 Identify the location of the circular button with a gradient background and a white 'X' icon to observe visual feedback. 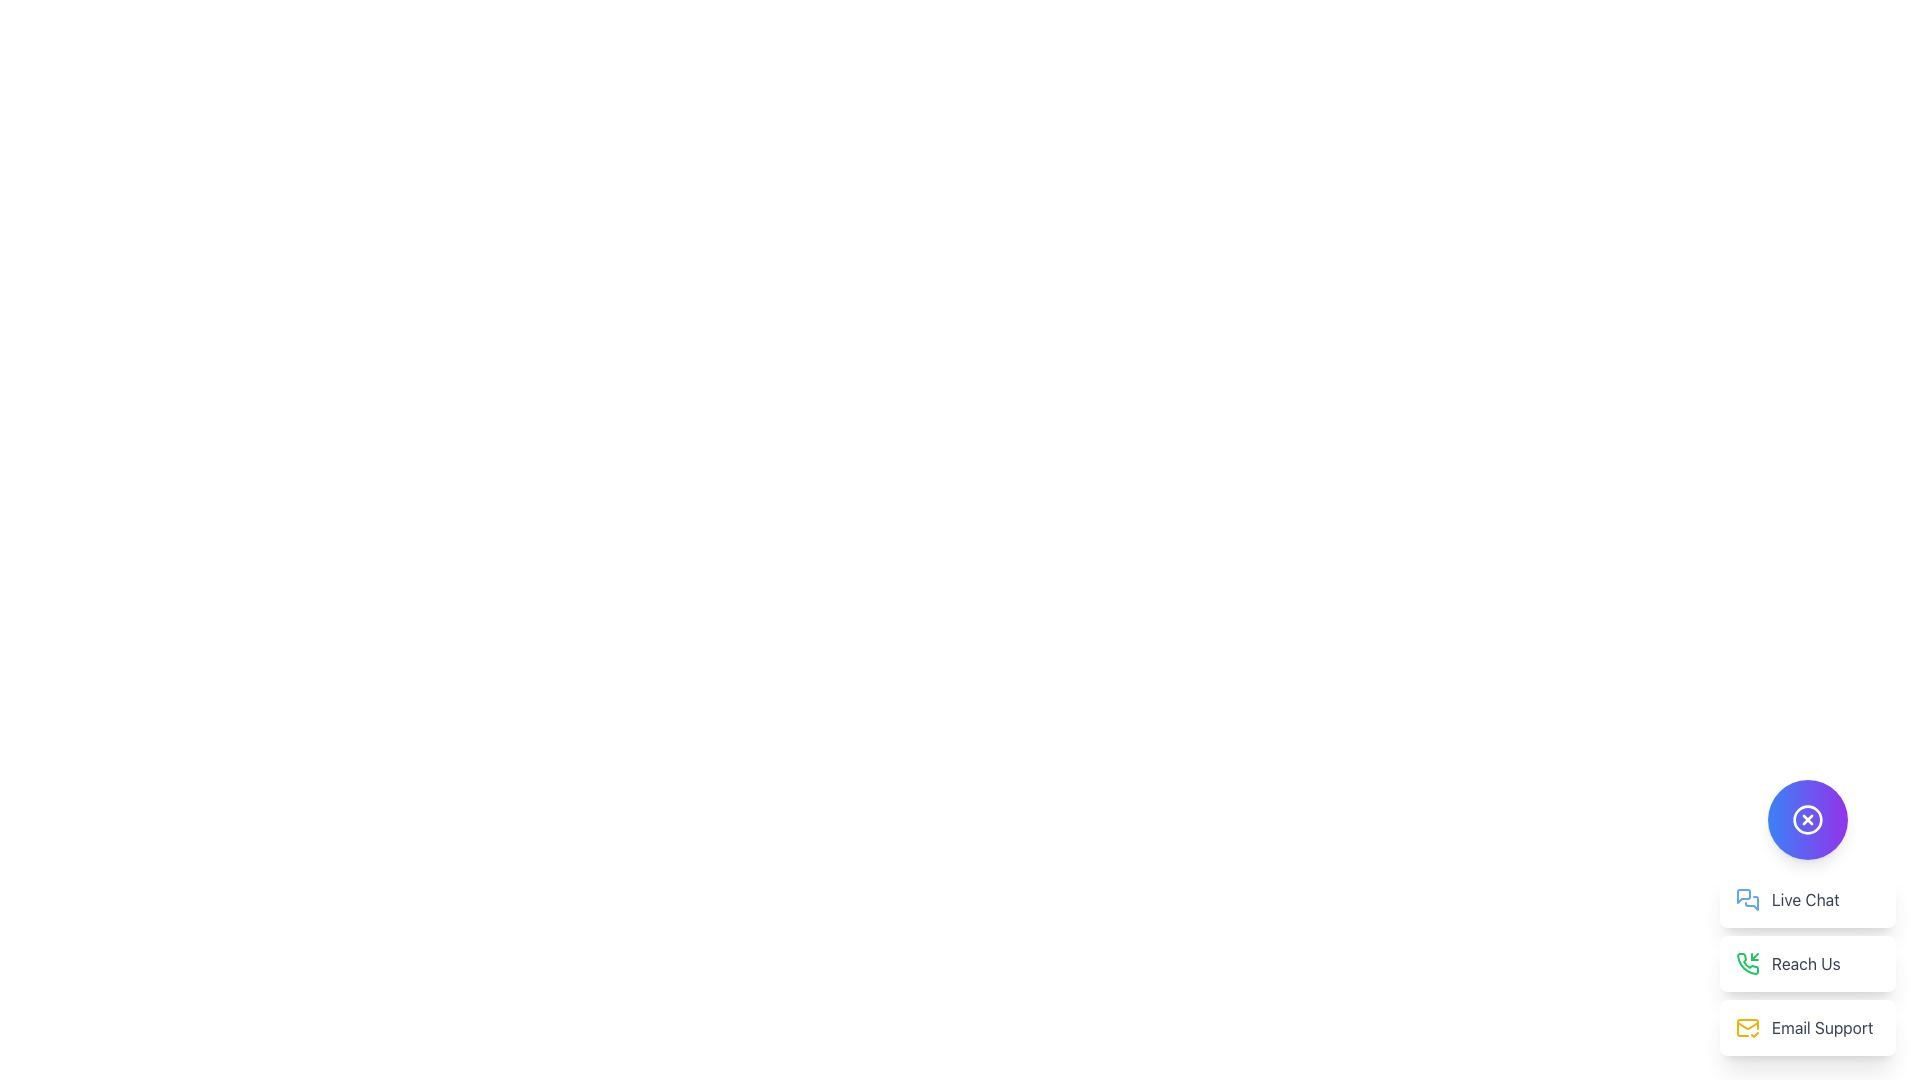
(1808, 820).